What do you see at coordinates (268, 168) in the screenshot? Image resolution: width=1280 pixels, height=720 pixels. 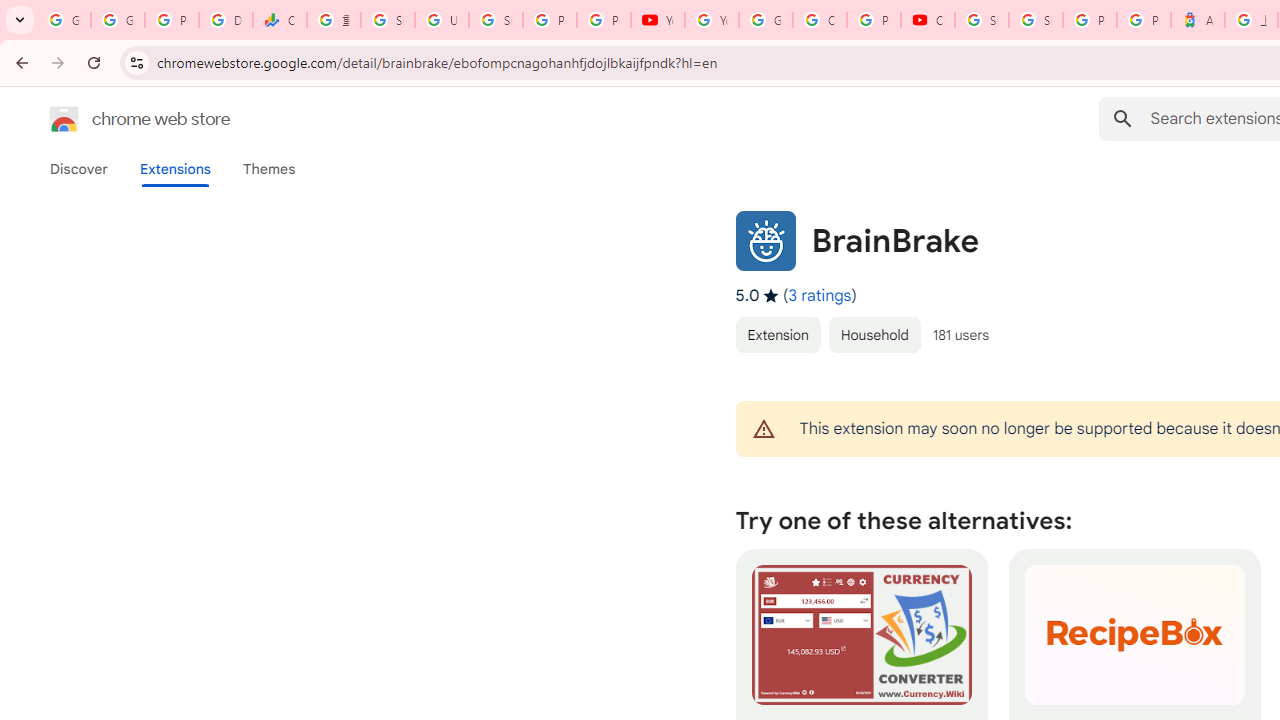 I see `'Themes'` at bounding box center [268, 168].